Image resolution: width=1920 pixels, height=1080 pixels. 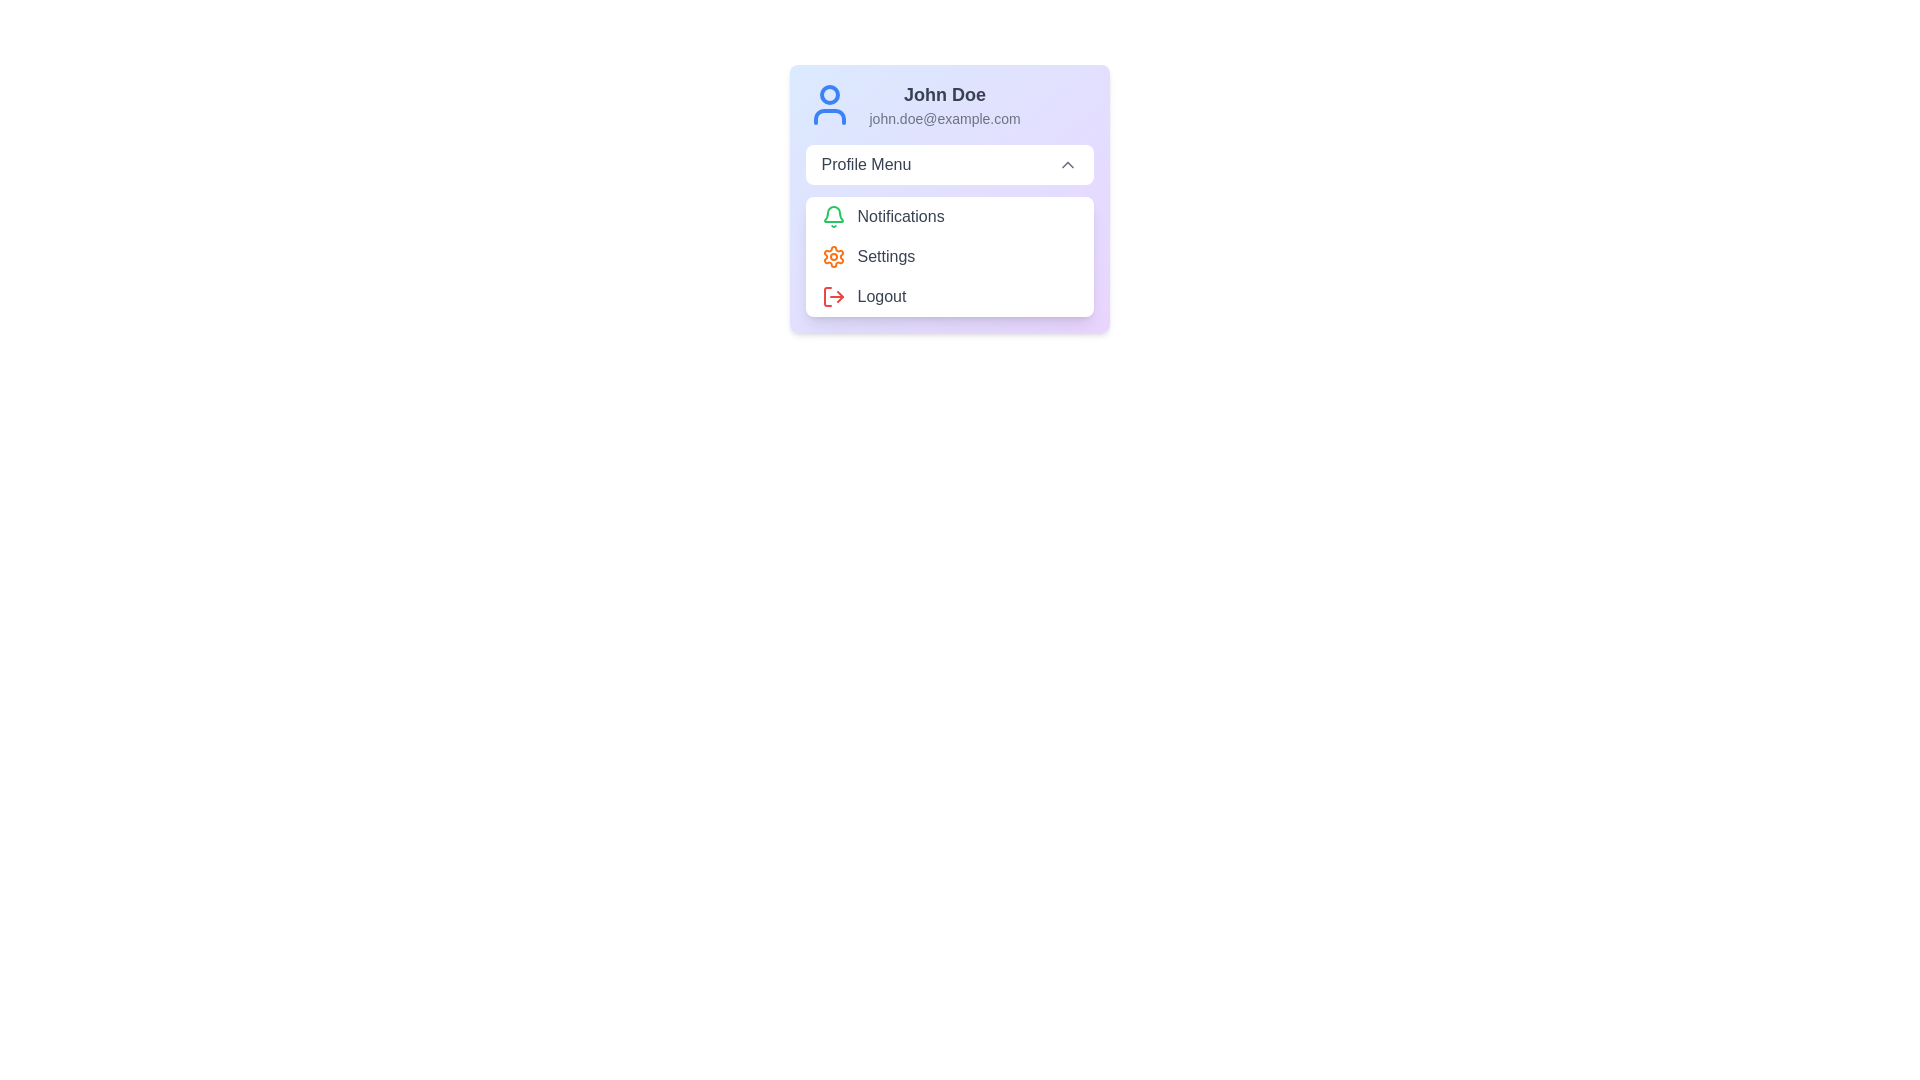 What do you see at coordinates (885, 256) in the screenshot?
I see `the 'Settings' text label, which is styled in gray and positioned in the dropdown menu between 'Notifications' and 'Logout', to the right of an orange gear icon` at bounding box center [885, 256].